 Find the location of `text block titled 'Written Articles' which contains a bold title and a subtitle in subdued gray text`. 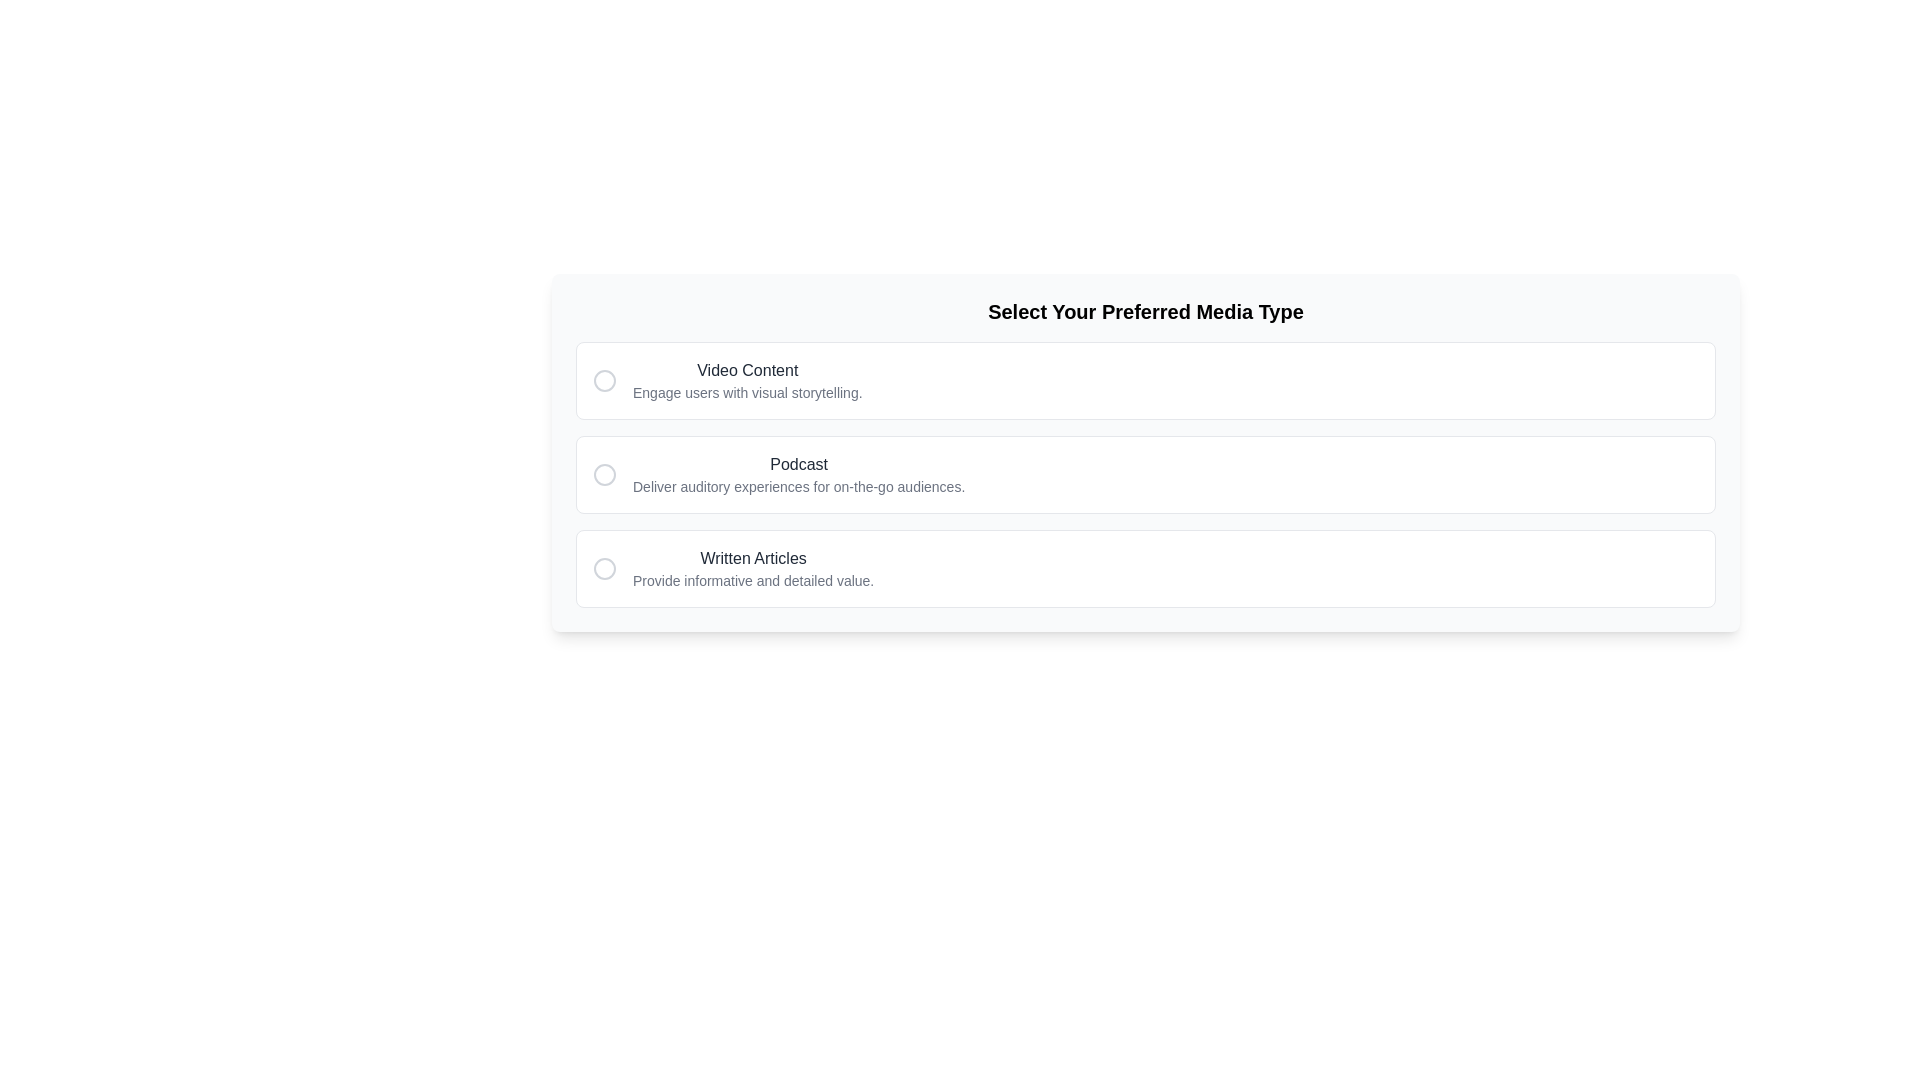

text block titled 'Written Articles' which contains a bold title and a subtitle in subdued gray text is located at coordinates (752, 569).